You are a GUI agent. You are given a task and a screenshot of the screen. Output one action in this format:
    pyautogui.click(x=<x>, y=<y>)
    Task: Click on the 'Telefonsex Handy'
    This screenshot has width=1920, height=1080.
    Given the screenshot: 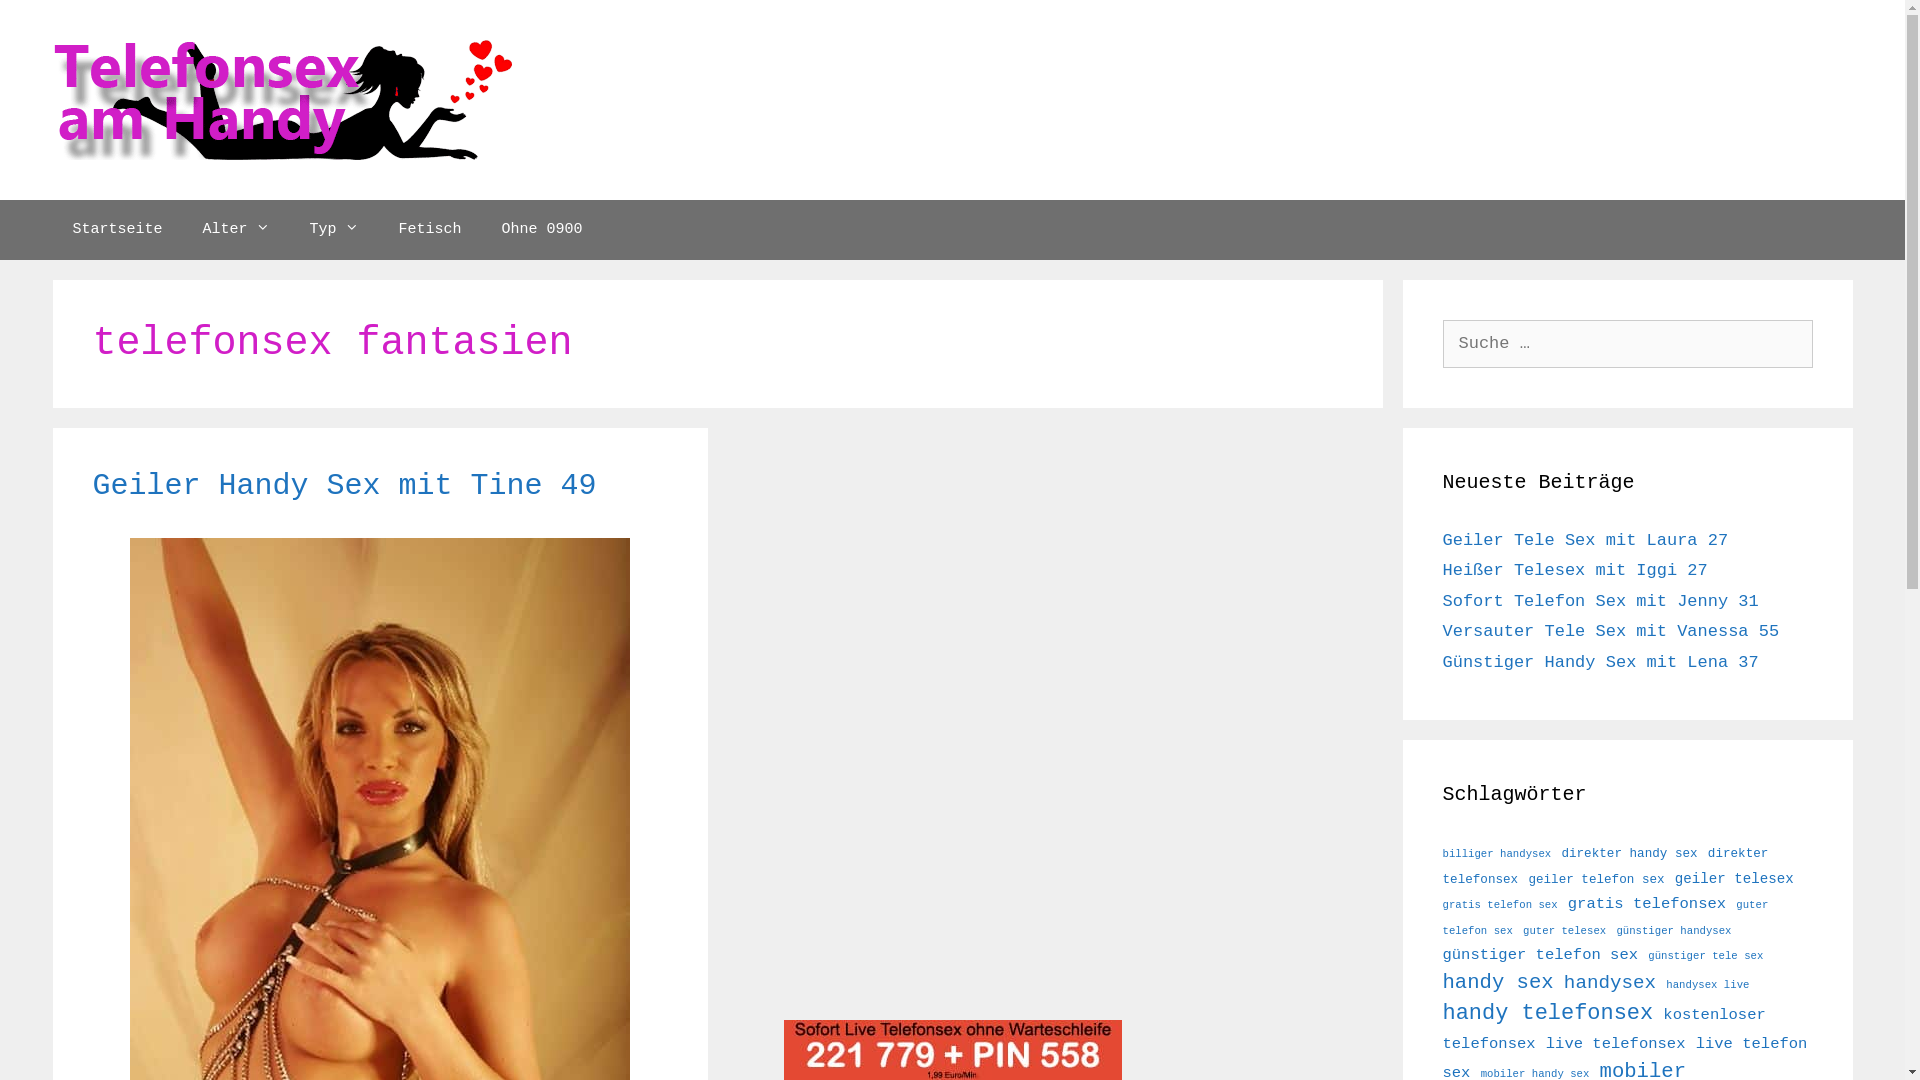 What is the action you would take?
    pyautogui.click(x=281, y=99)
    